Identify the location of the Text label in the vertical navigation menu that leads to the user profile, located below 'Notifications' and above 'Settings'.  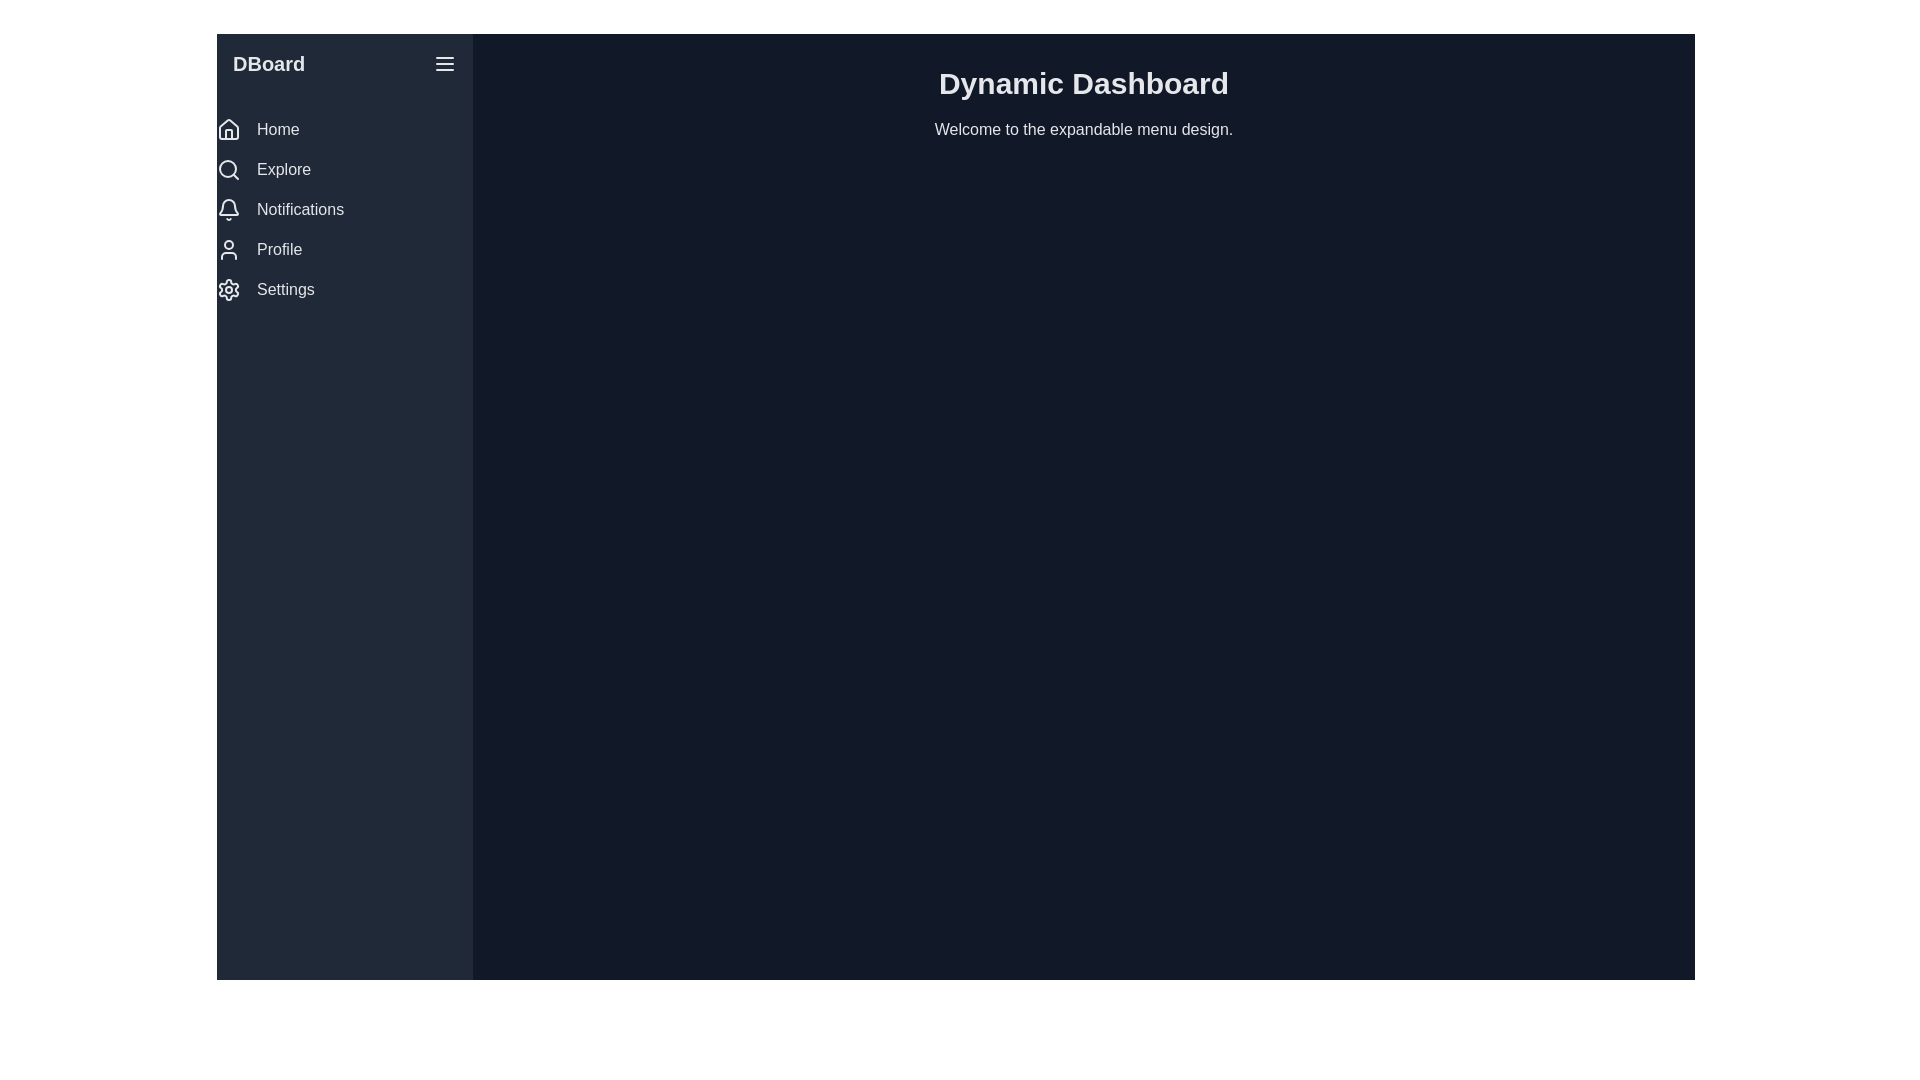
(278, 249).